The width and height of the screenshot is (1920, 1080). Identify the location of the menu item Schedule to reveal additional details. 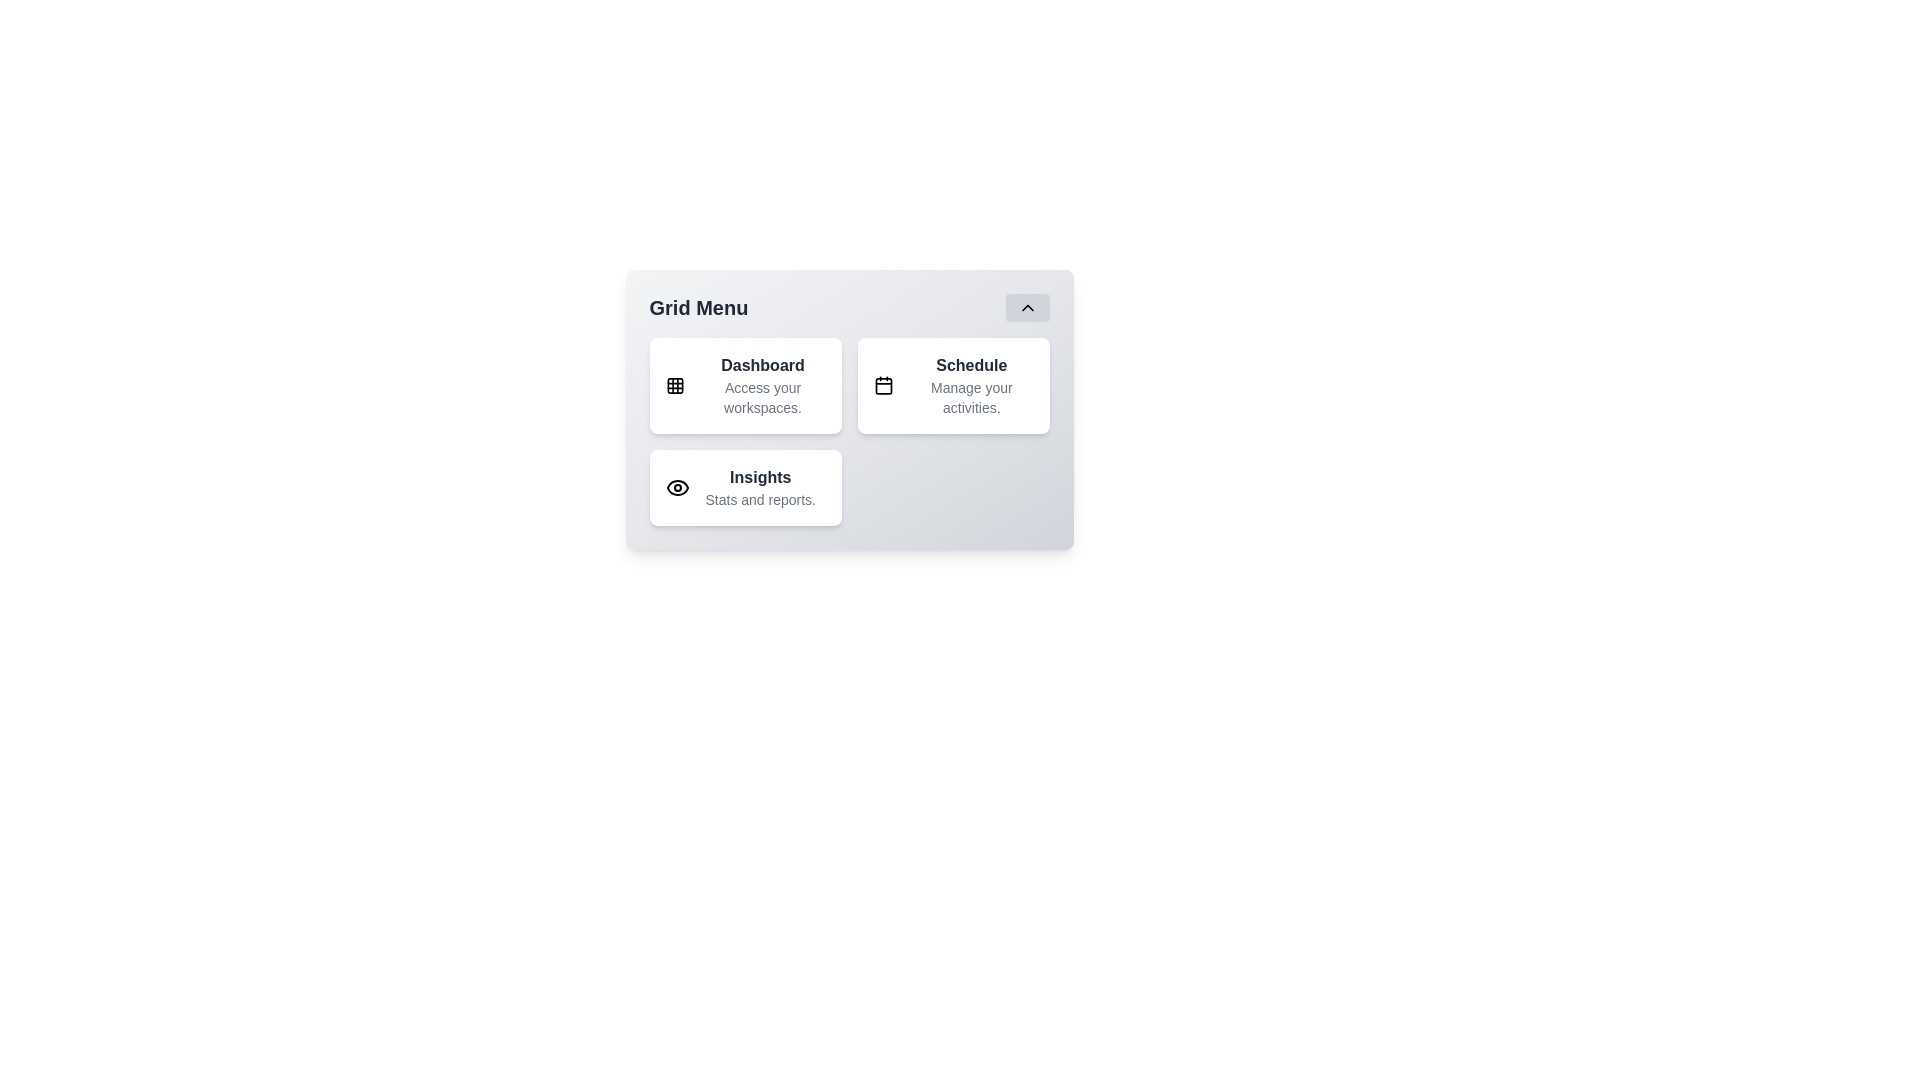
(952, 385).